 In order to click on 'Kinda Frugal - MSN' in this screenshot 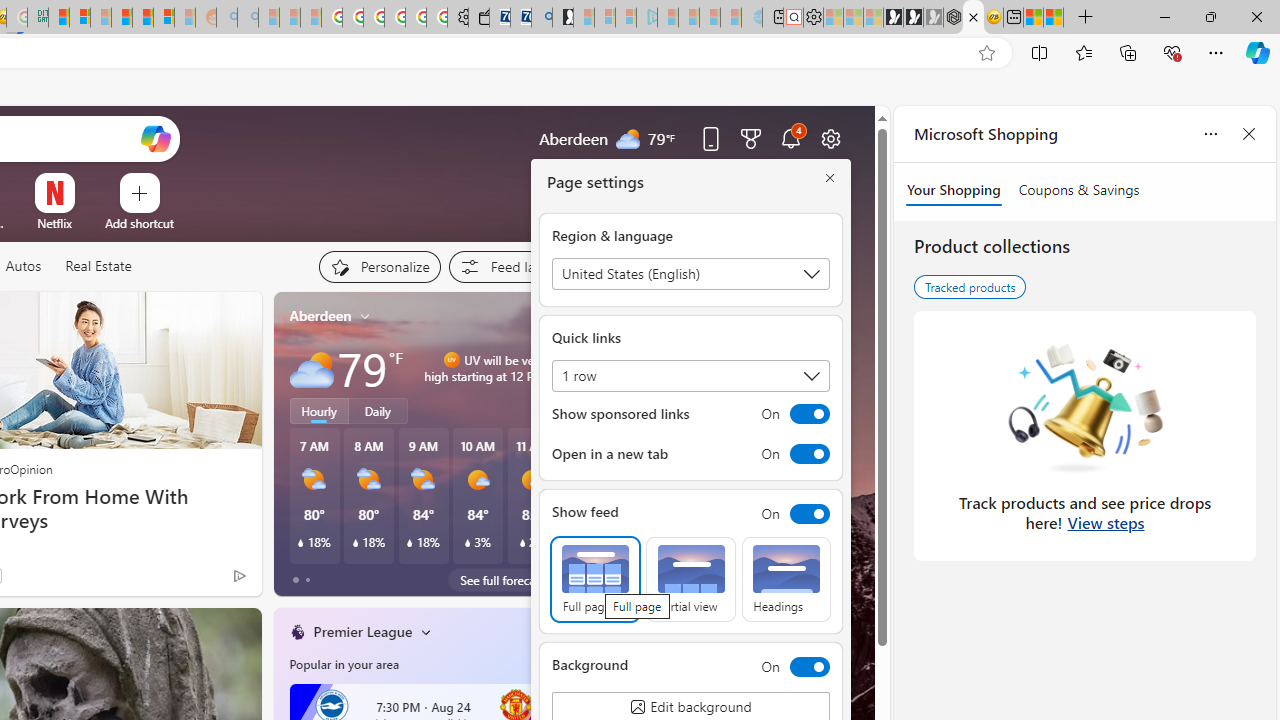, I will do `click(142, 17)`.